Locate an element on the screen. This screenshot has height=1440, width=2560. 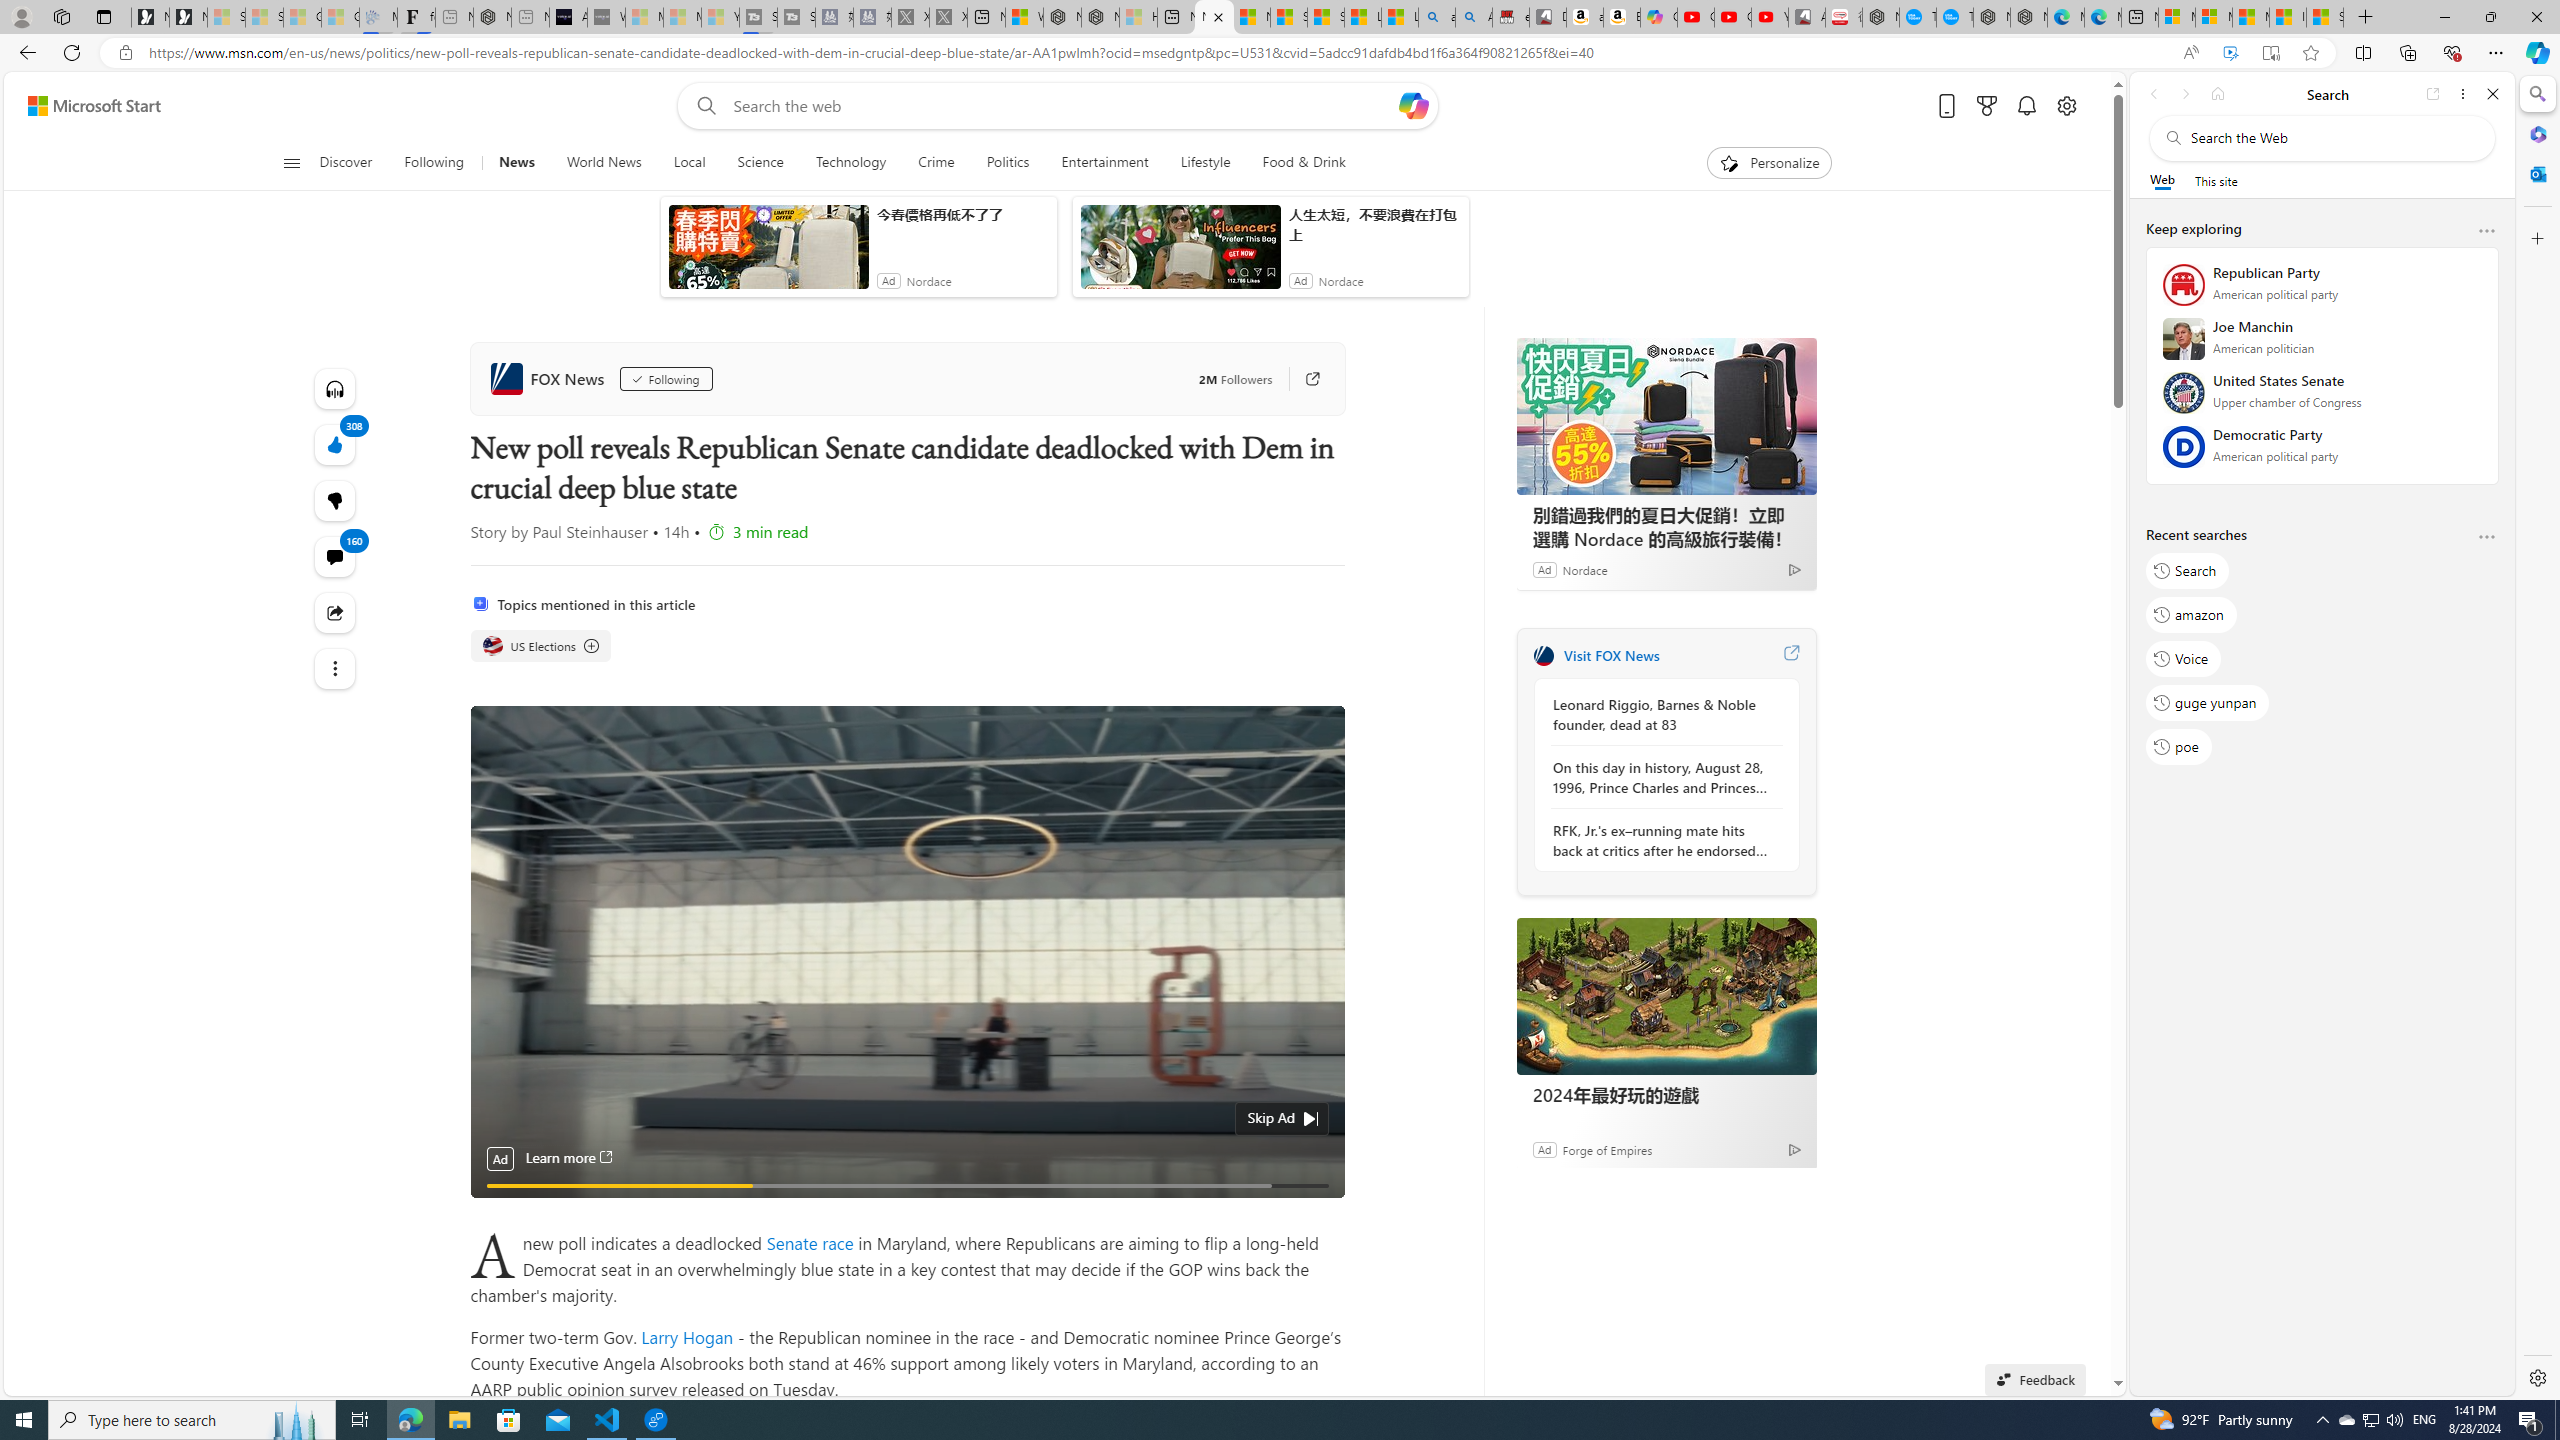
'Skip to footer' is located at coordinates (81, 104).